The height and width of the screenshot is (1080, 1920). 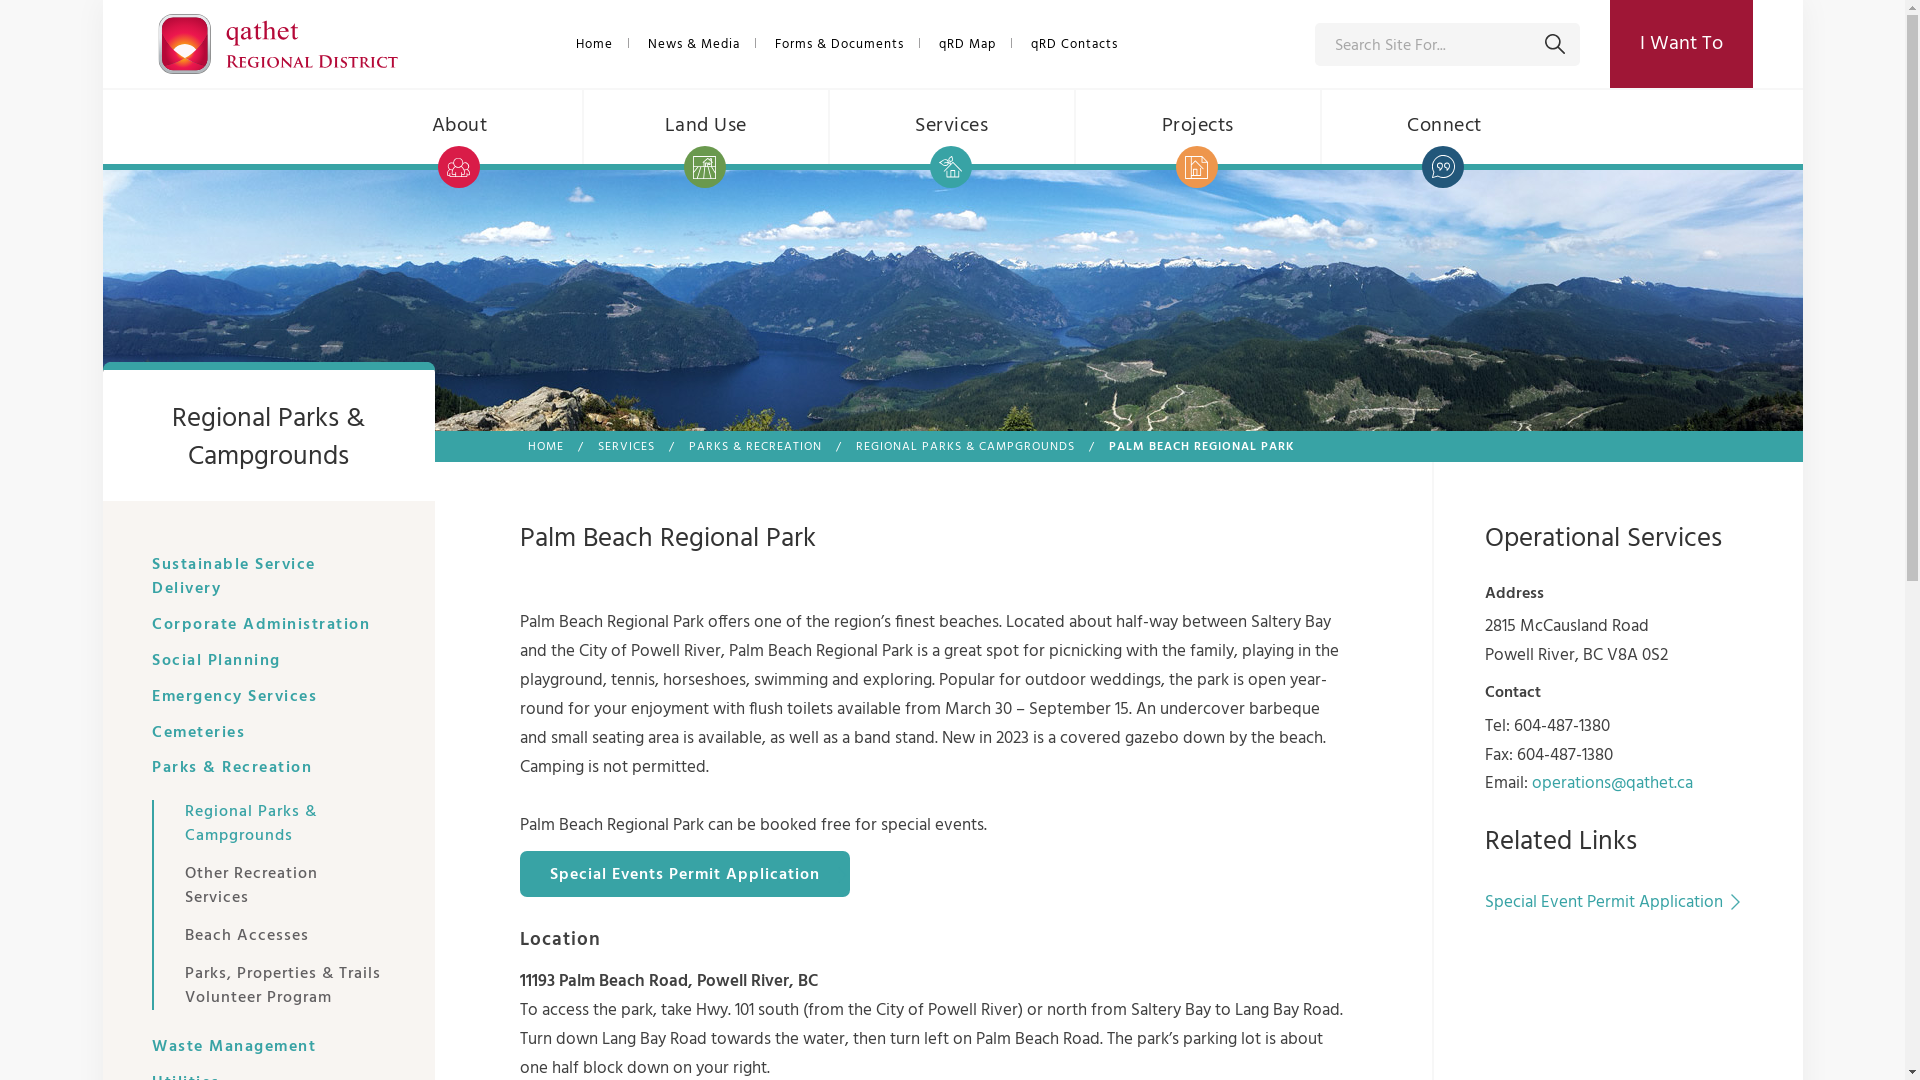 What do you see at coordinates (840, 44) in the screenshot?
I see `'Forms & Documents'` at bounding box center [840, 44].